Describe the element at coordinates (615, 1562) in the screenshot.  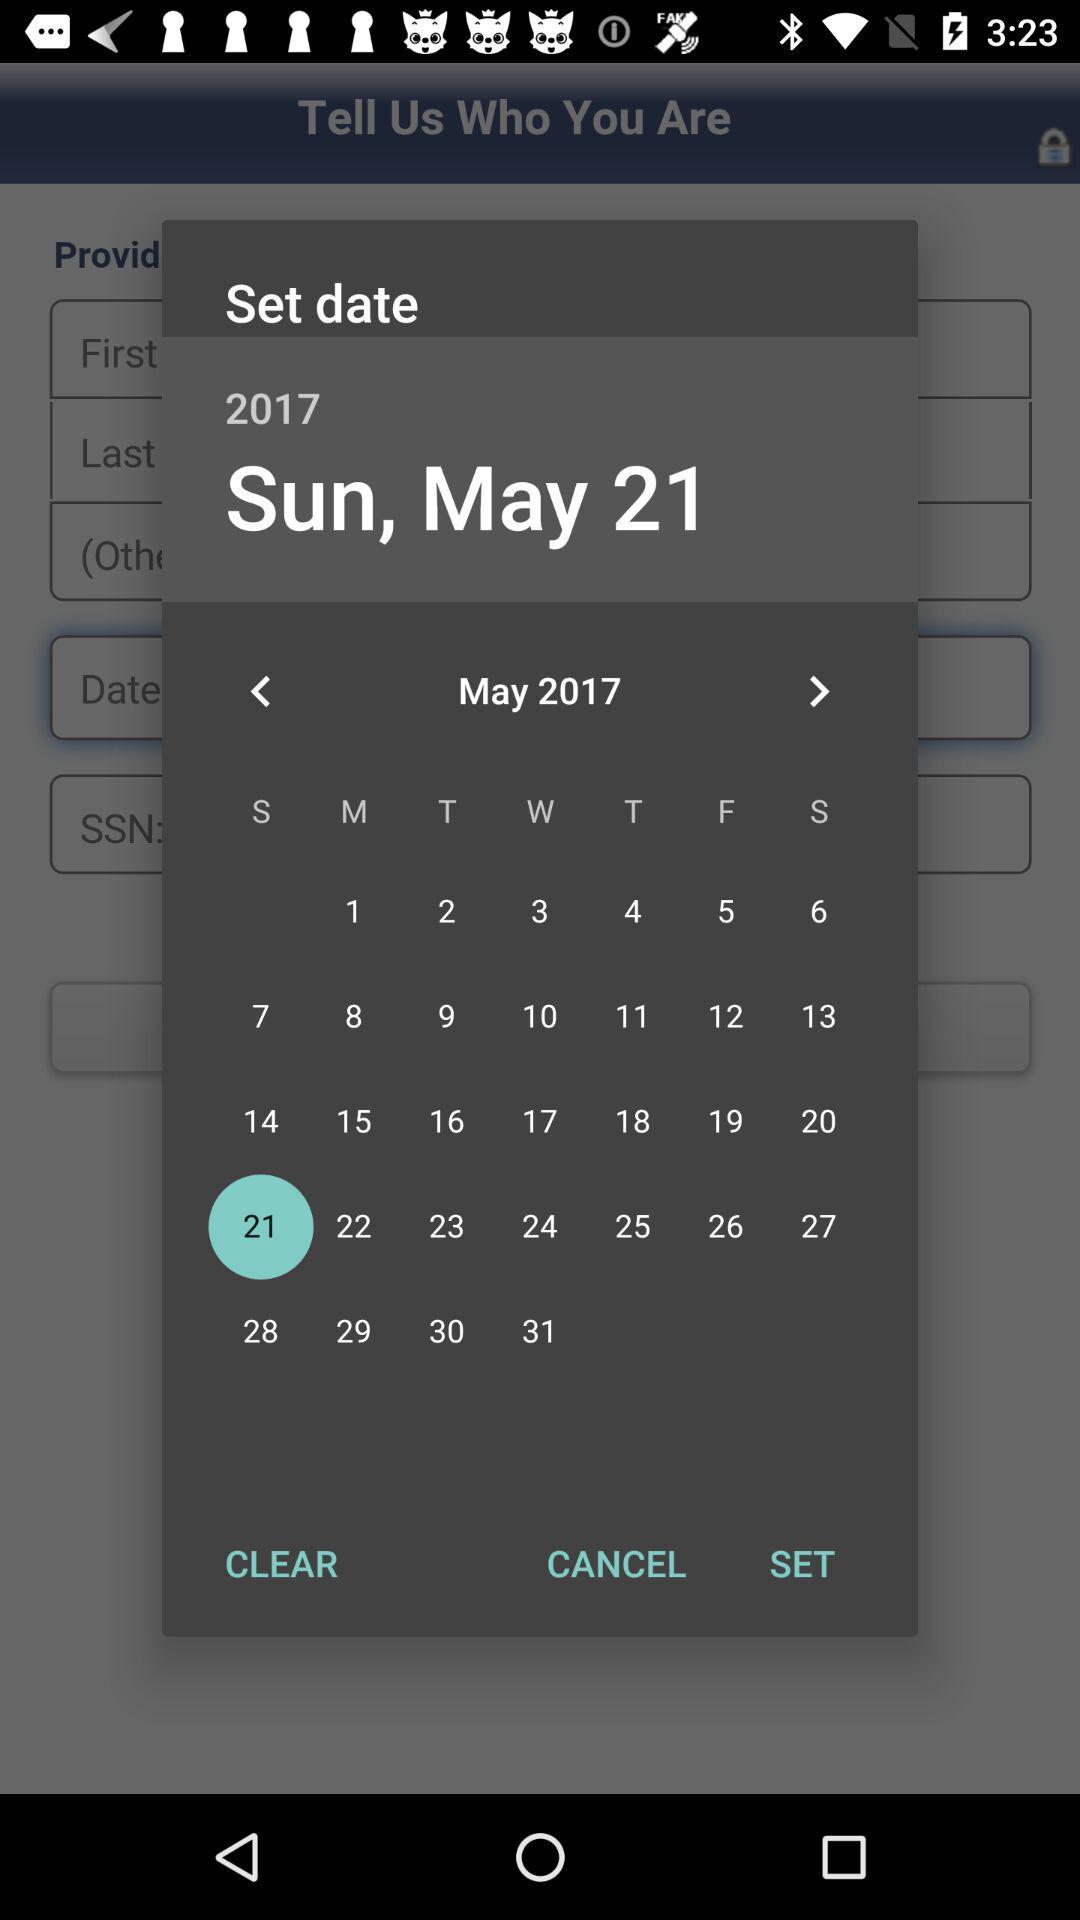
I see `icon to the right of the clear` at that location.